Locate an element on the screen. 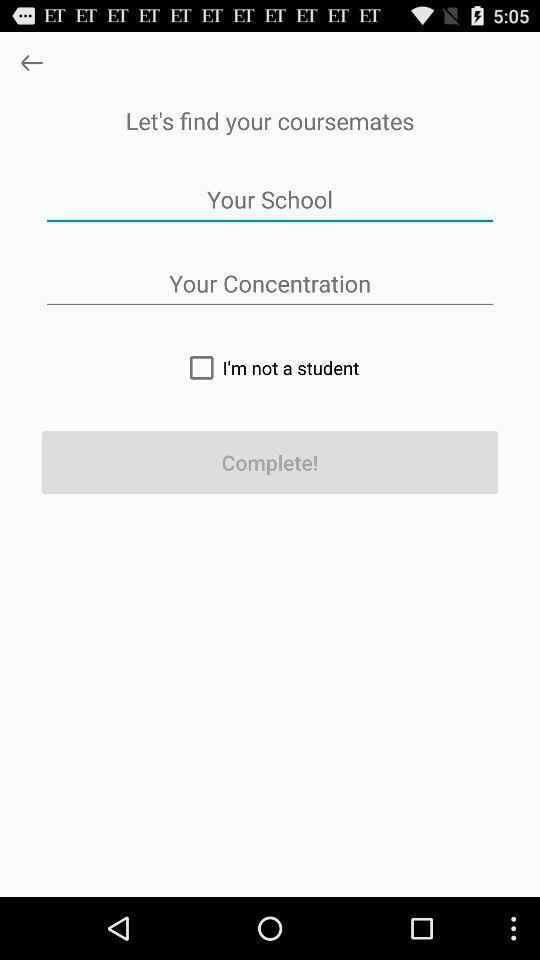 The image size is (540, 960). complete! is located at coordinates (270, 462).